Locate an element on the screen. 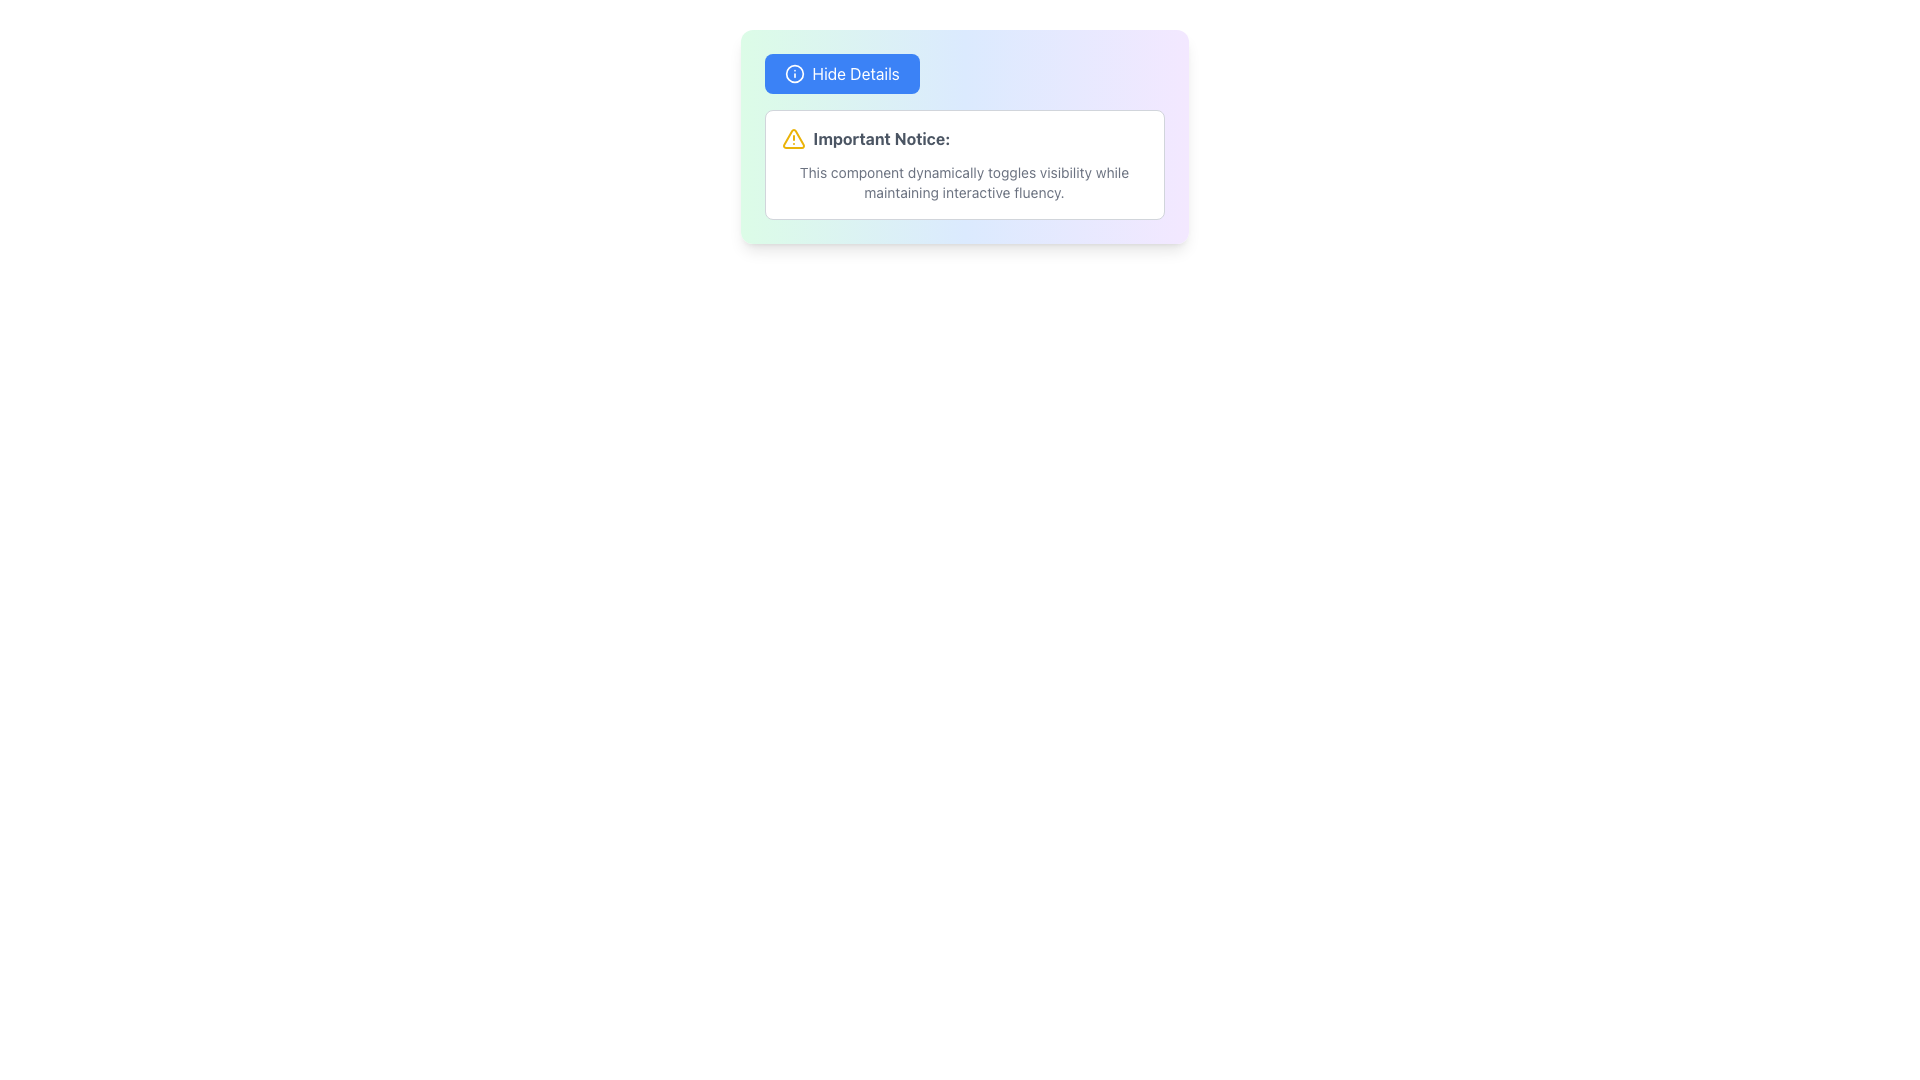  the important notice icon that visually indicates caution and is positioned to the left of the 'Important Notice:' text is located at coordinates (792, 137).